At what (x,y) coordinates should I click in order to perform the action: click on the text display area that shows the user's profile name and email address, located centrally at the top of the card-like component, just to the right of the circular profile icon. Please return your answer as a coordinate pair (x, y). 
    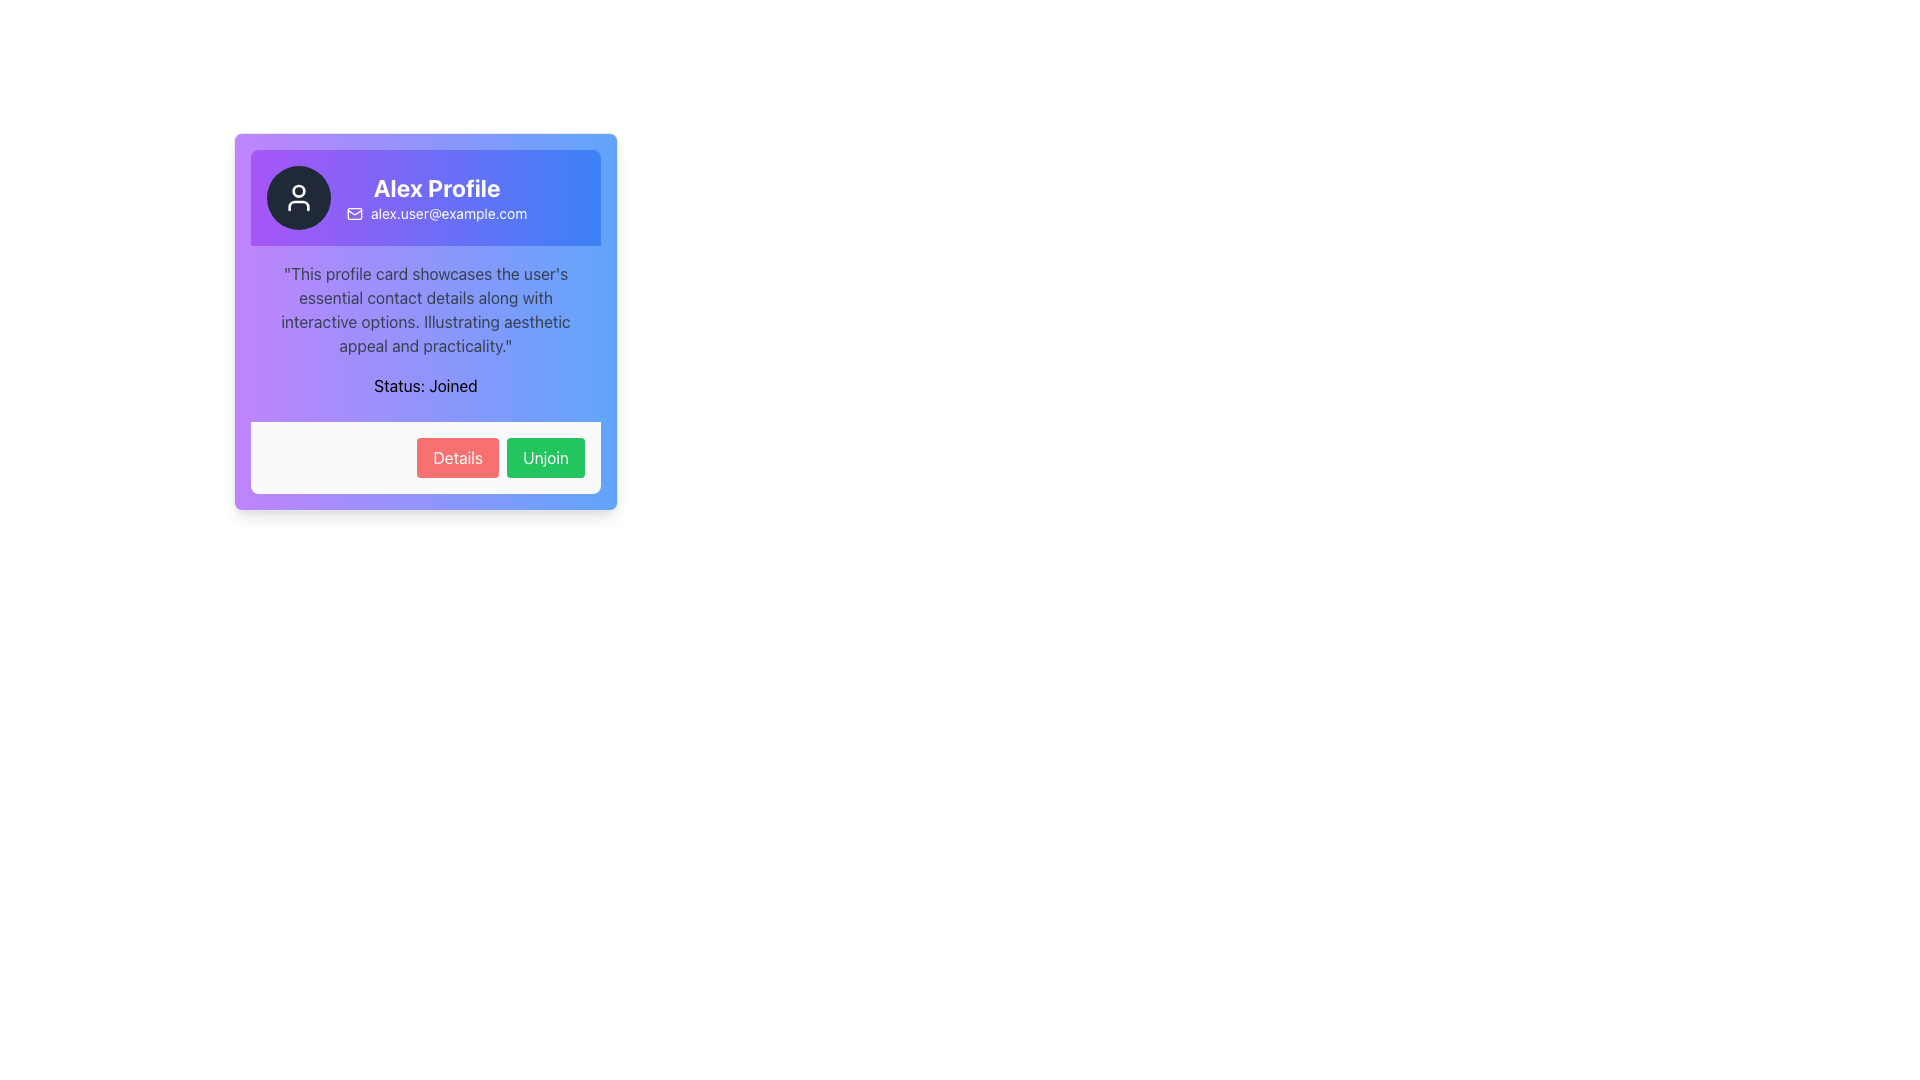
    Looking at the image, I should click on (436, 197).